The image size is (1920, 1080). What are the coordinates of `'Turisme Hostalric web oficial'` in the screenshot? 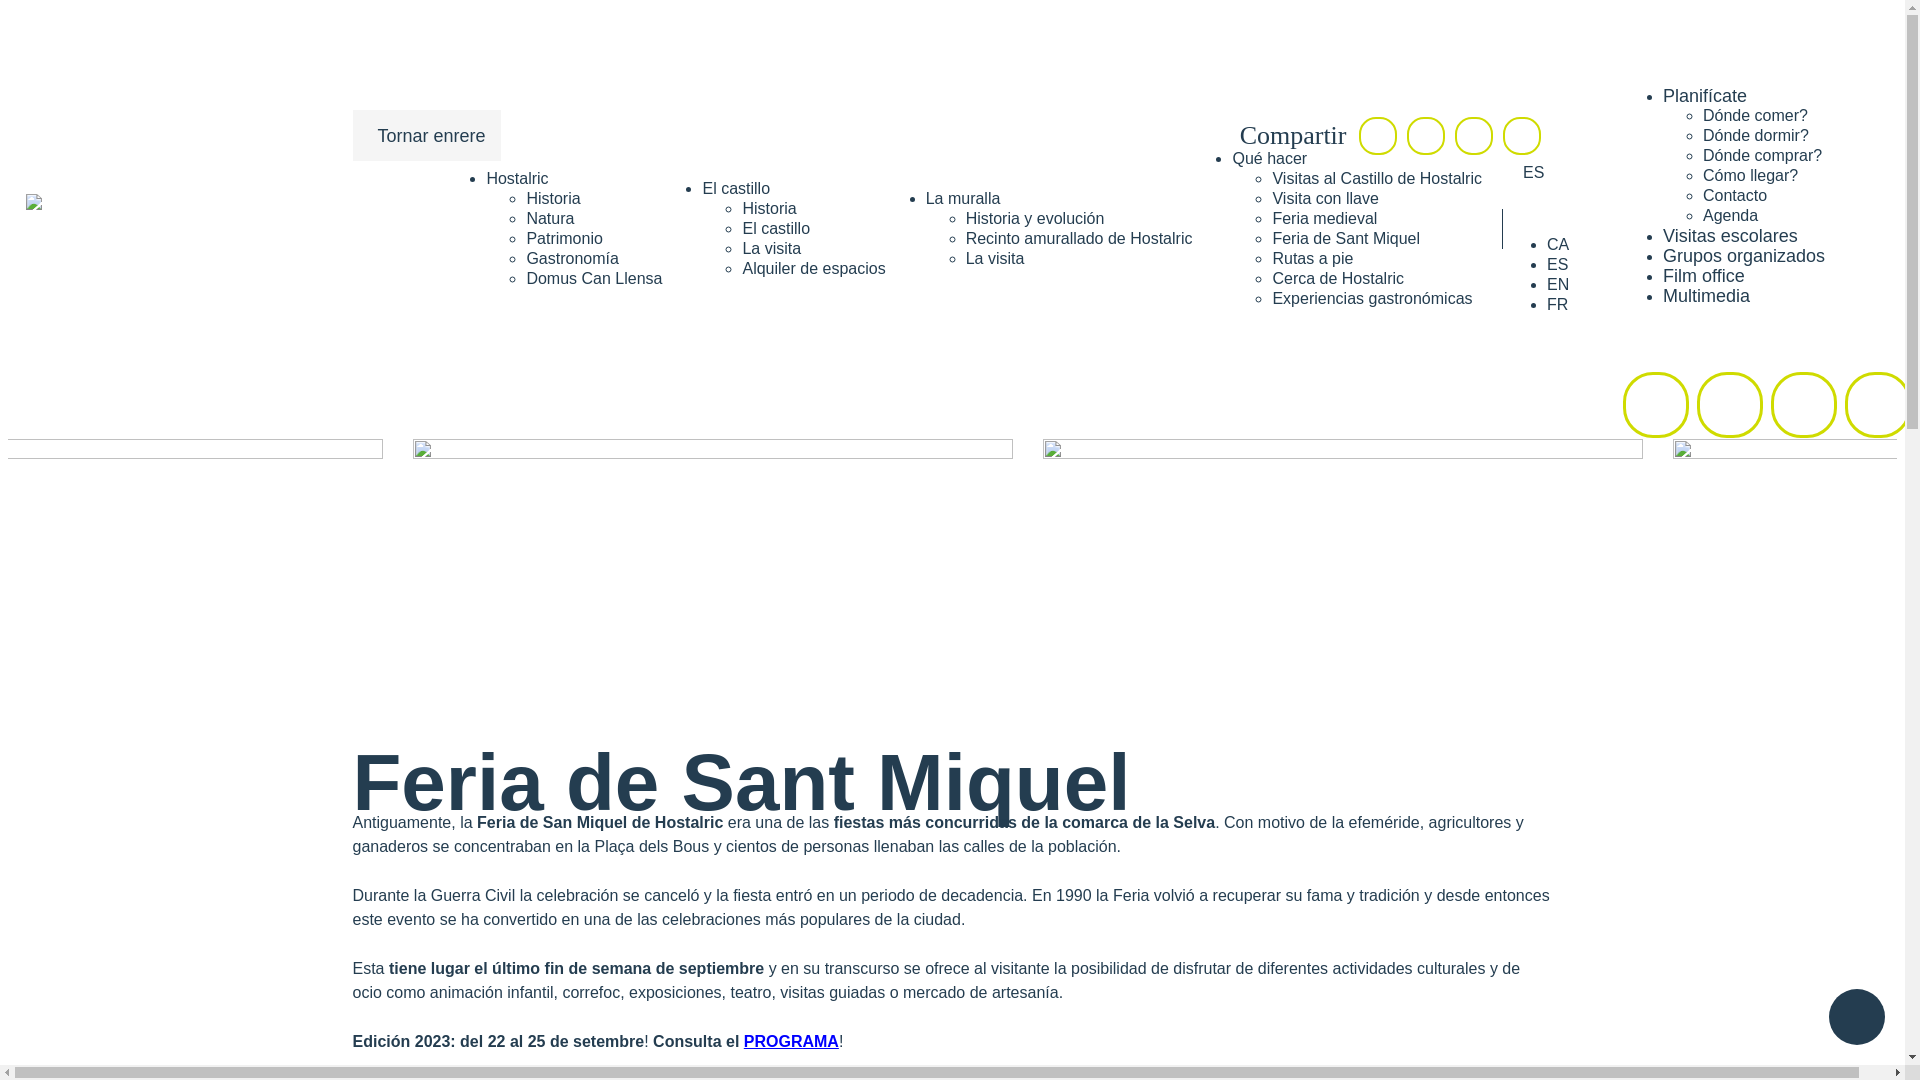 It's located at (33, 227).